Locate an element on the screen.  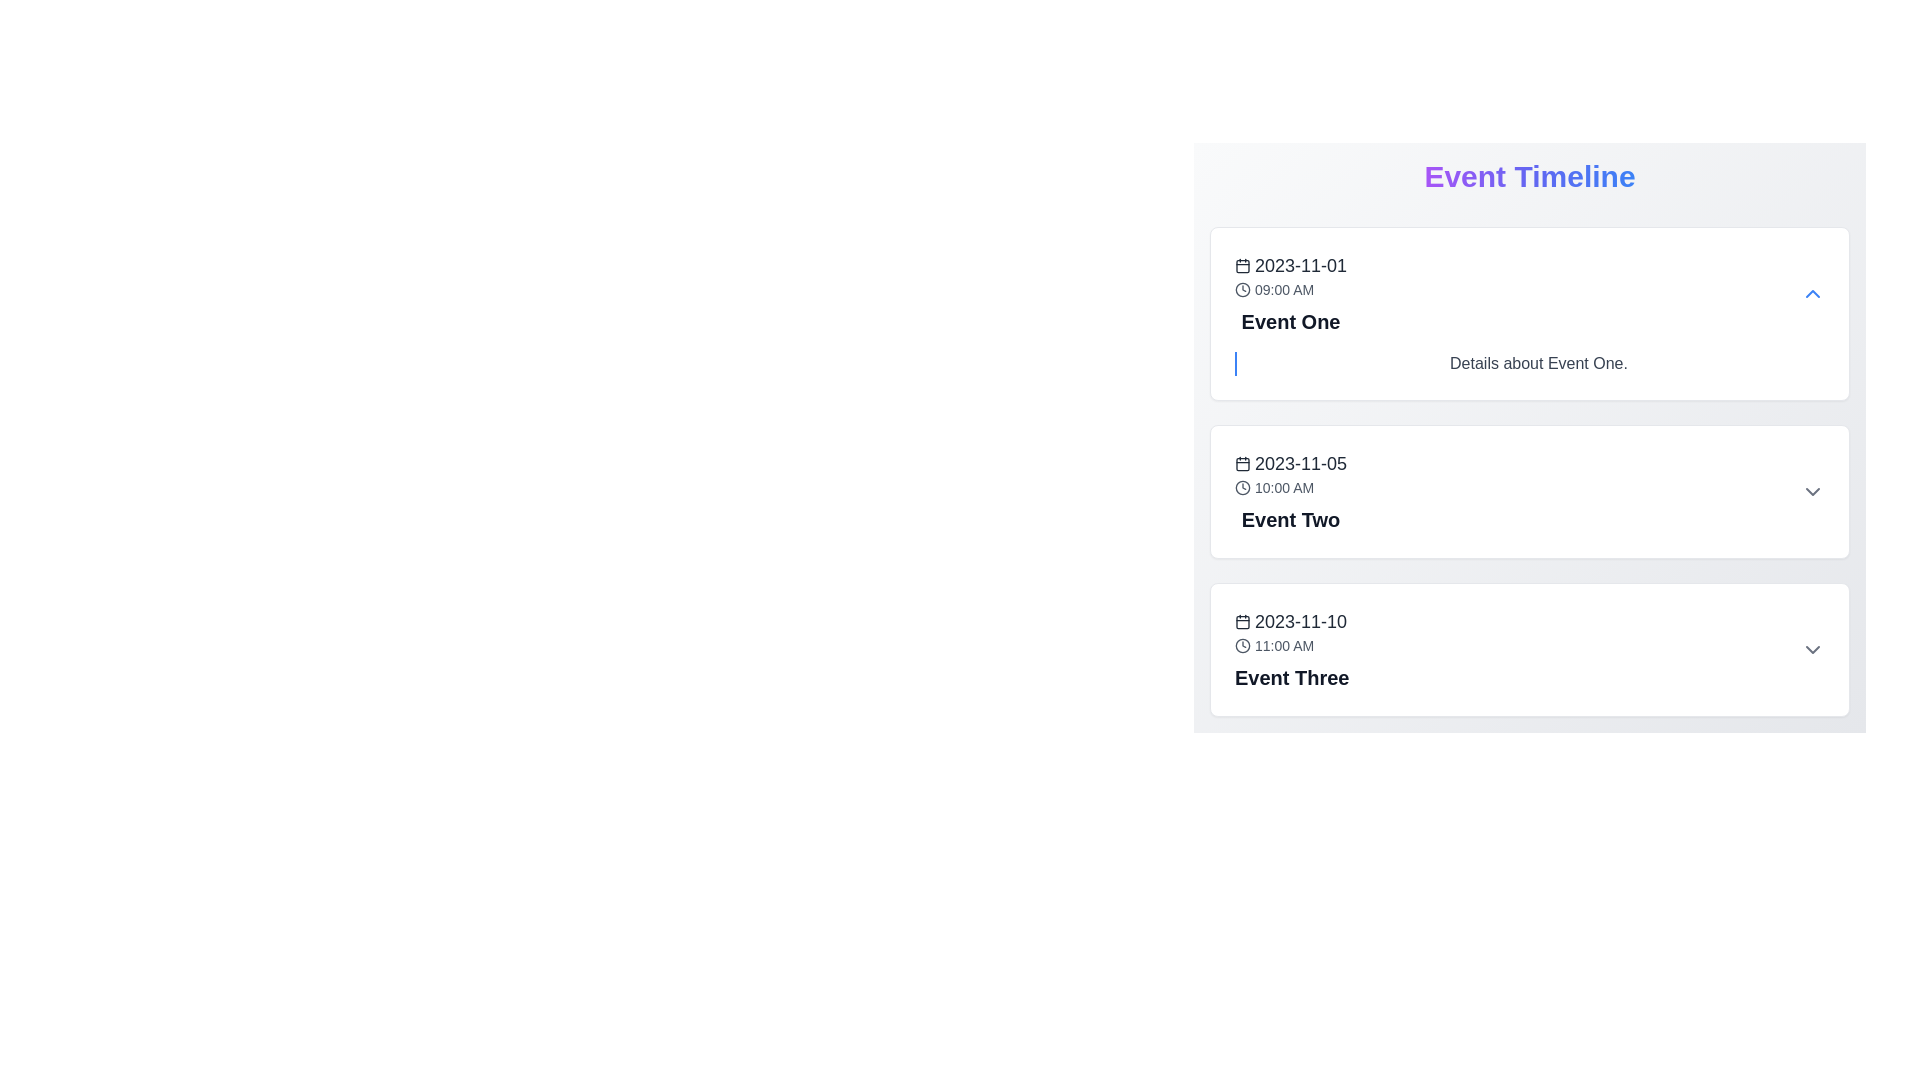
text of the element labeled 'Event Three', which is positioned below the event date '2023-11-10' and time '11:00 AM', serving as an identifier for the associated event information is located at coordinates (1292, 677).